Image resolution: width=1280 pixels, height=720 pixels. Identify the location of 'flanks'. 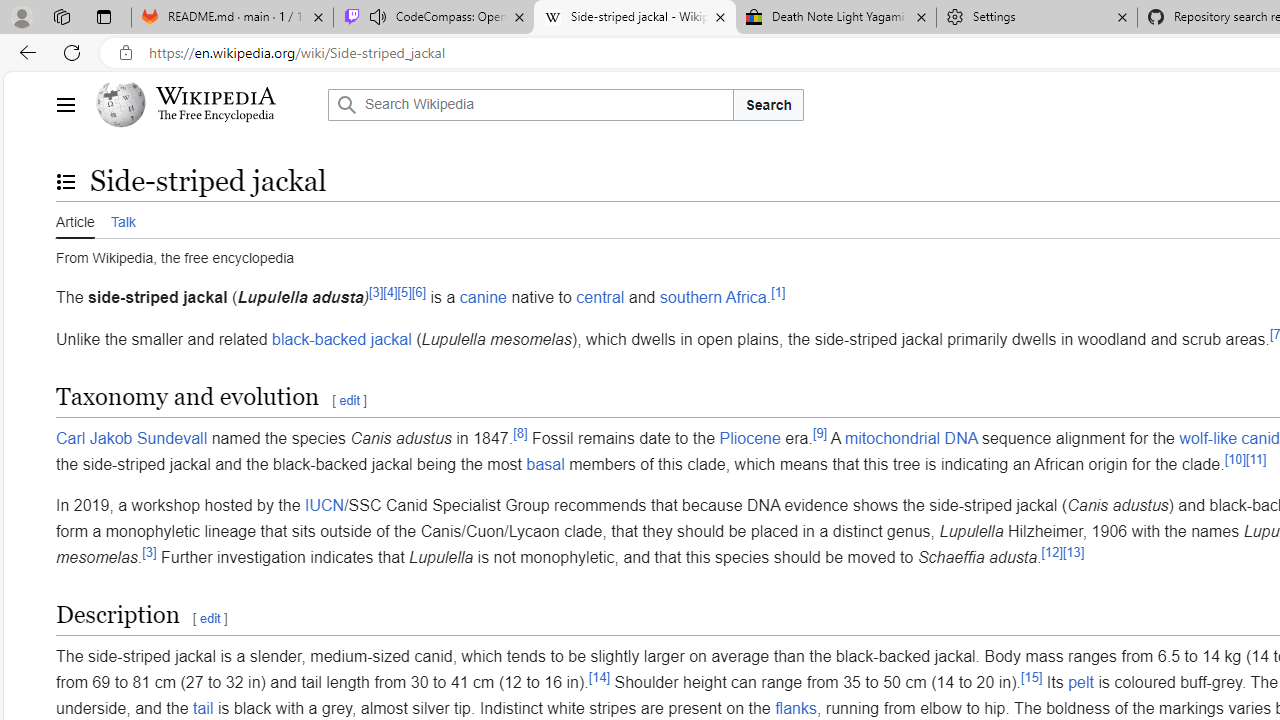
(794, 707).